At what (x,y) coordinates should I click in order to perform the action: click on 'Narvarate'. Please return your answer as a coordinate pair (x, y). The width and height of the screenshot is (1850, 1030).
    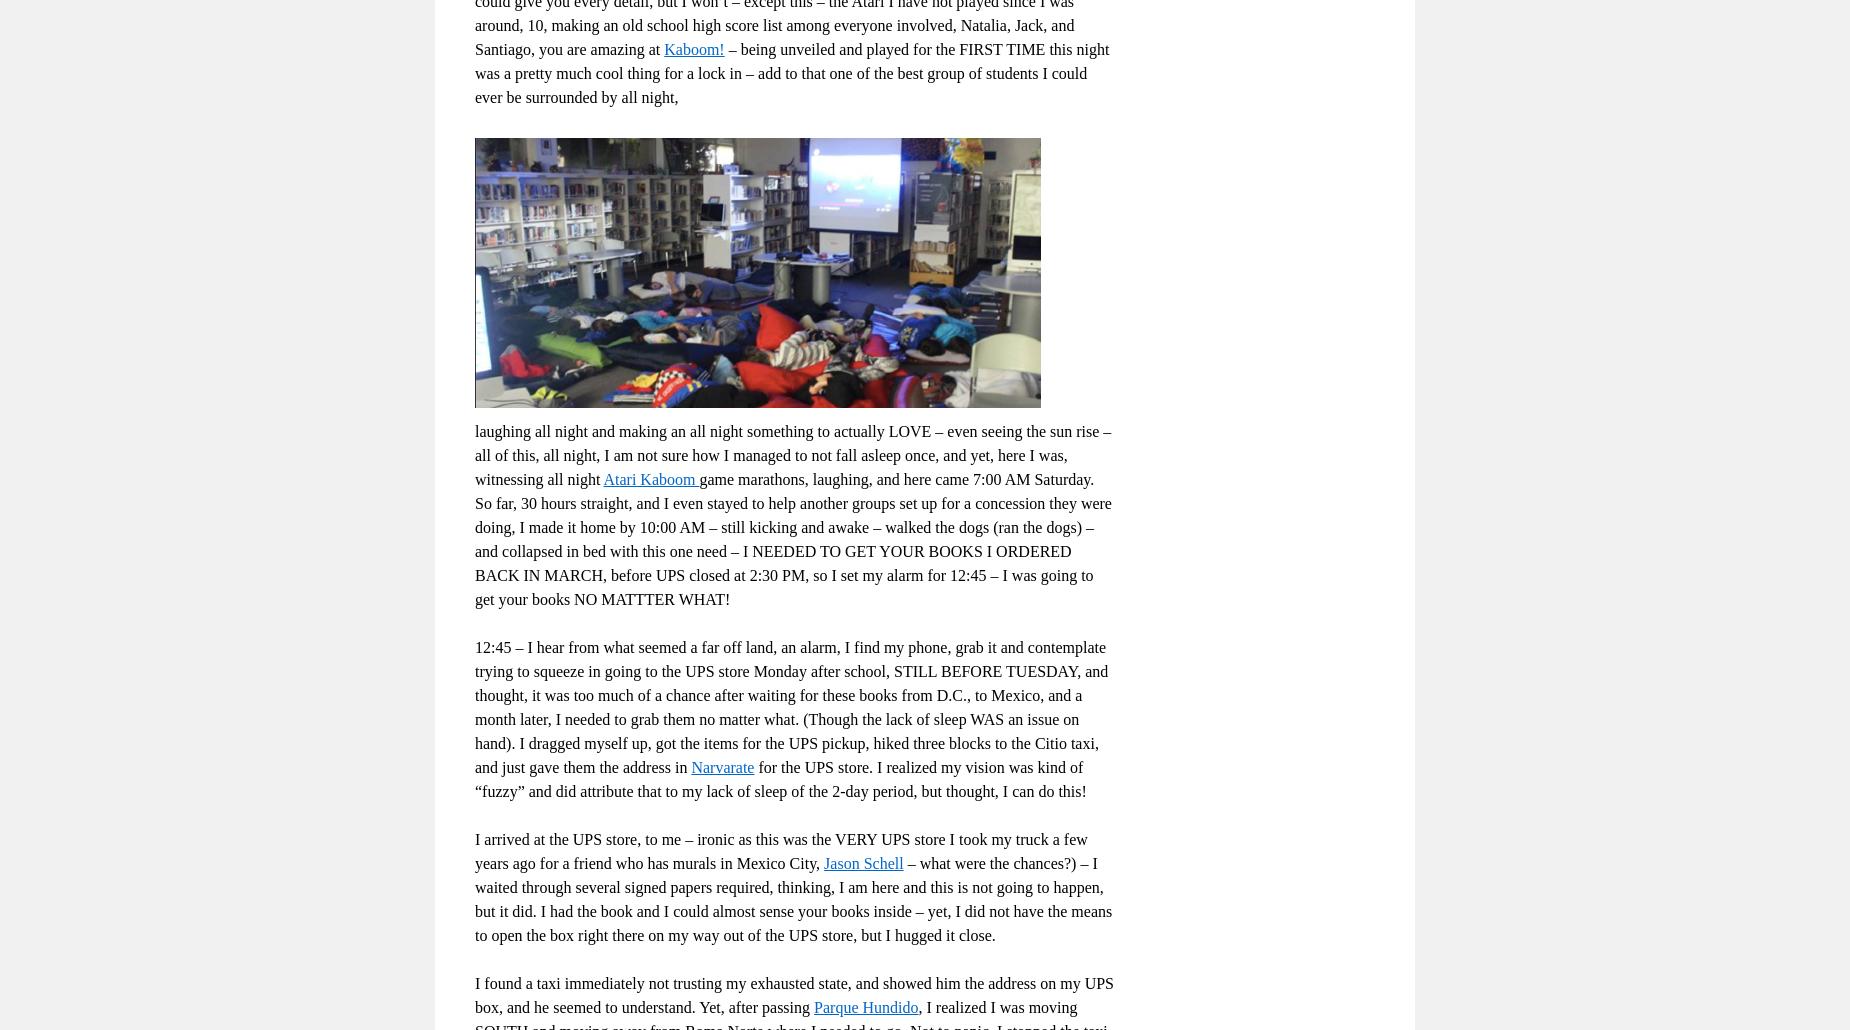
    Looking at the image, I should click on (722, 766).